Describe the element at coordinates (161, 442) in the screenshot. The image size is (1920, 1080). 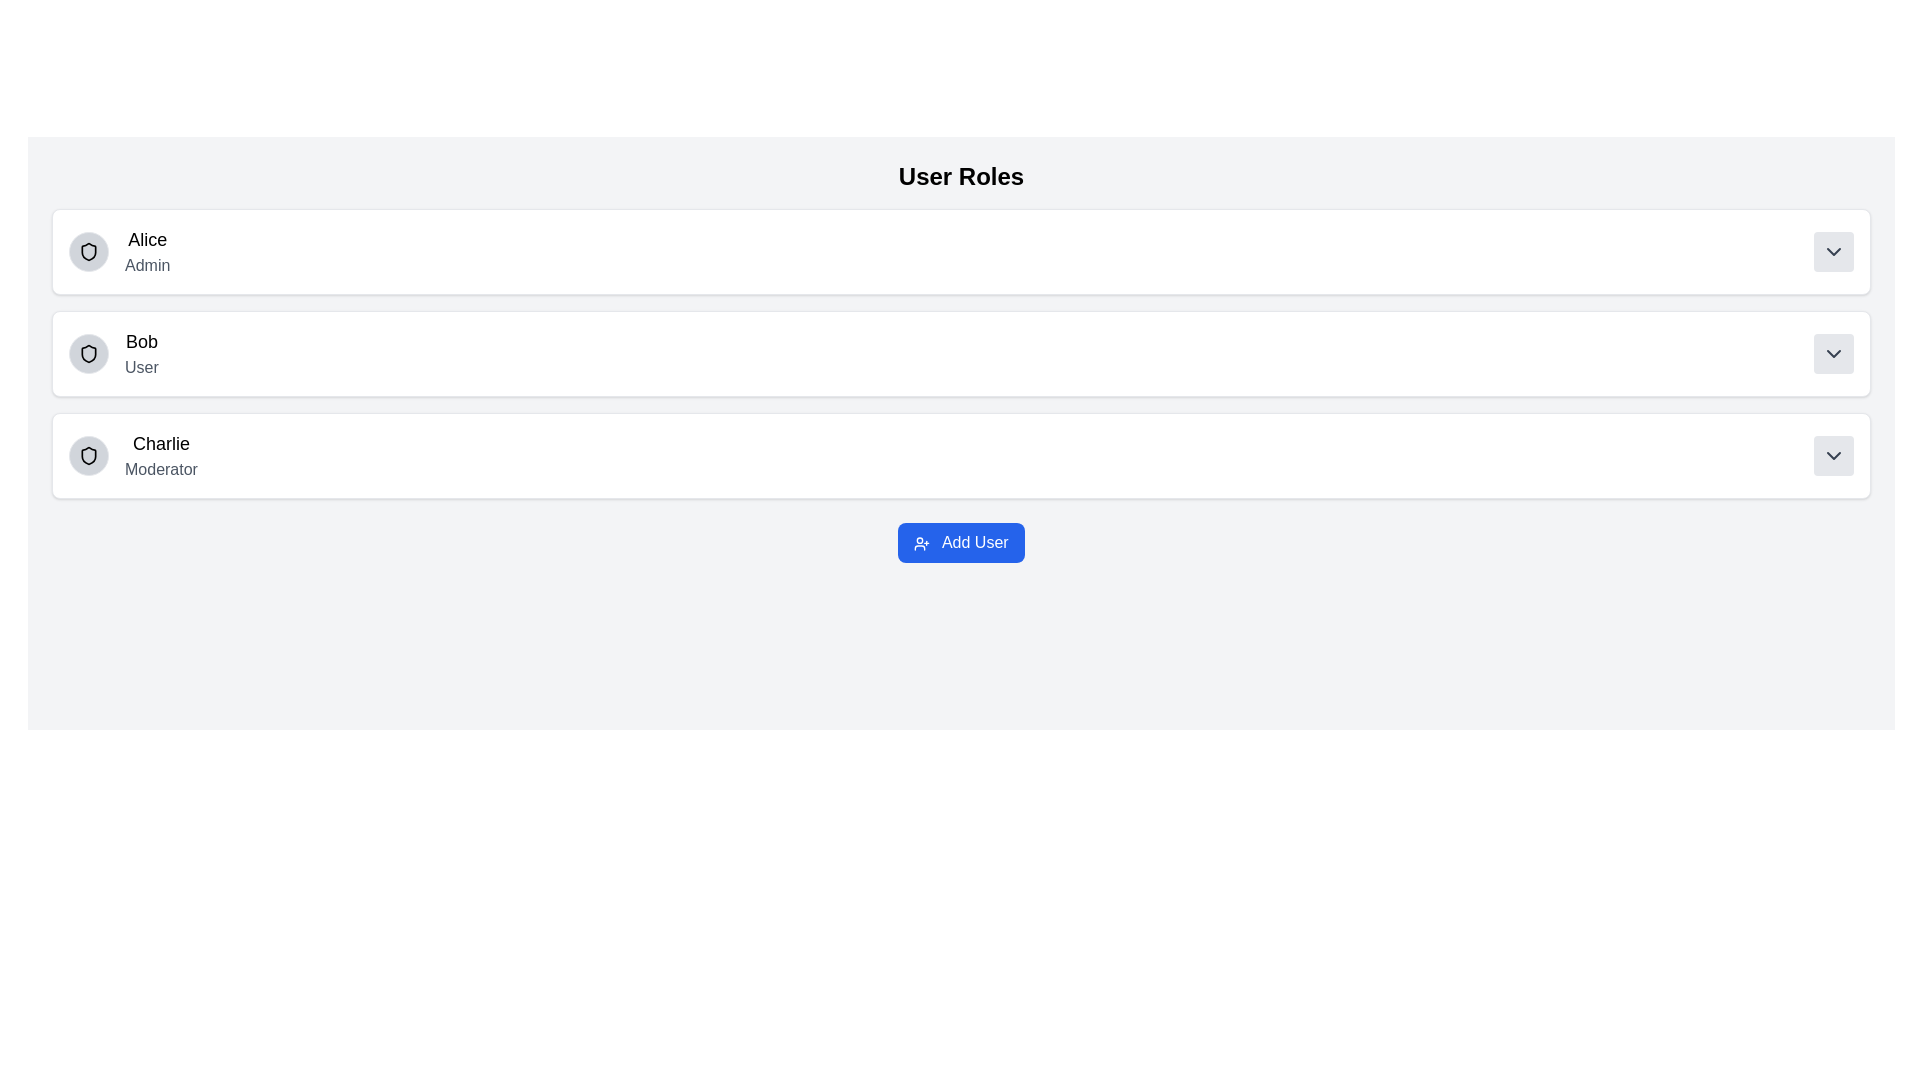
I see `the Text Label displaying the name 'Charlie', which identifies the user role in the list of user roles` at that location.